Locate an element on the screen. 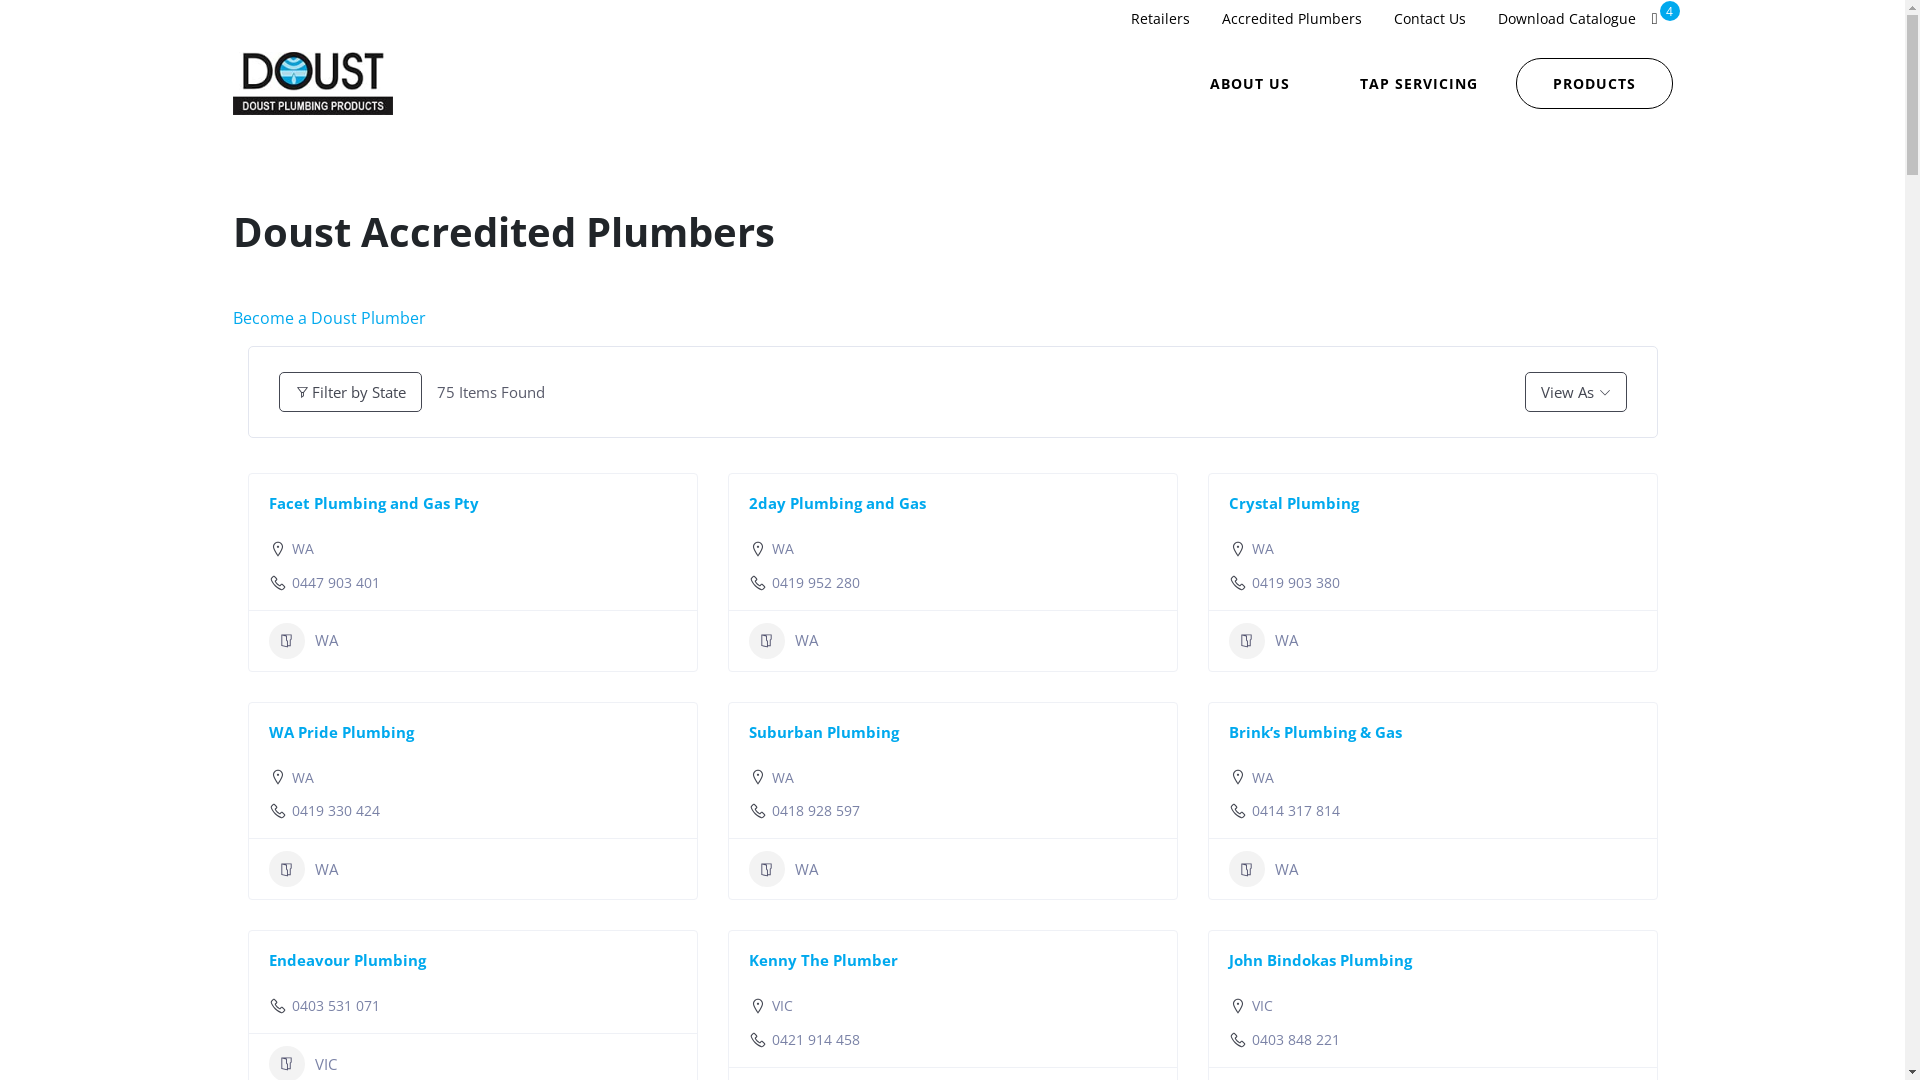  'Become a Doust Plumber' is located at coordinates (328, 316).